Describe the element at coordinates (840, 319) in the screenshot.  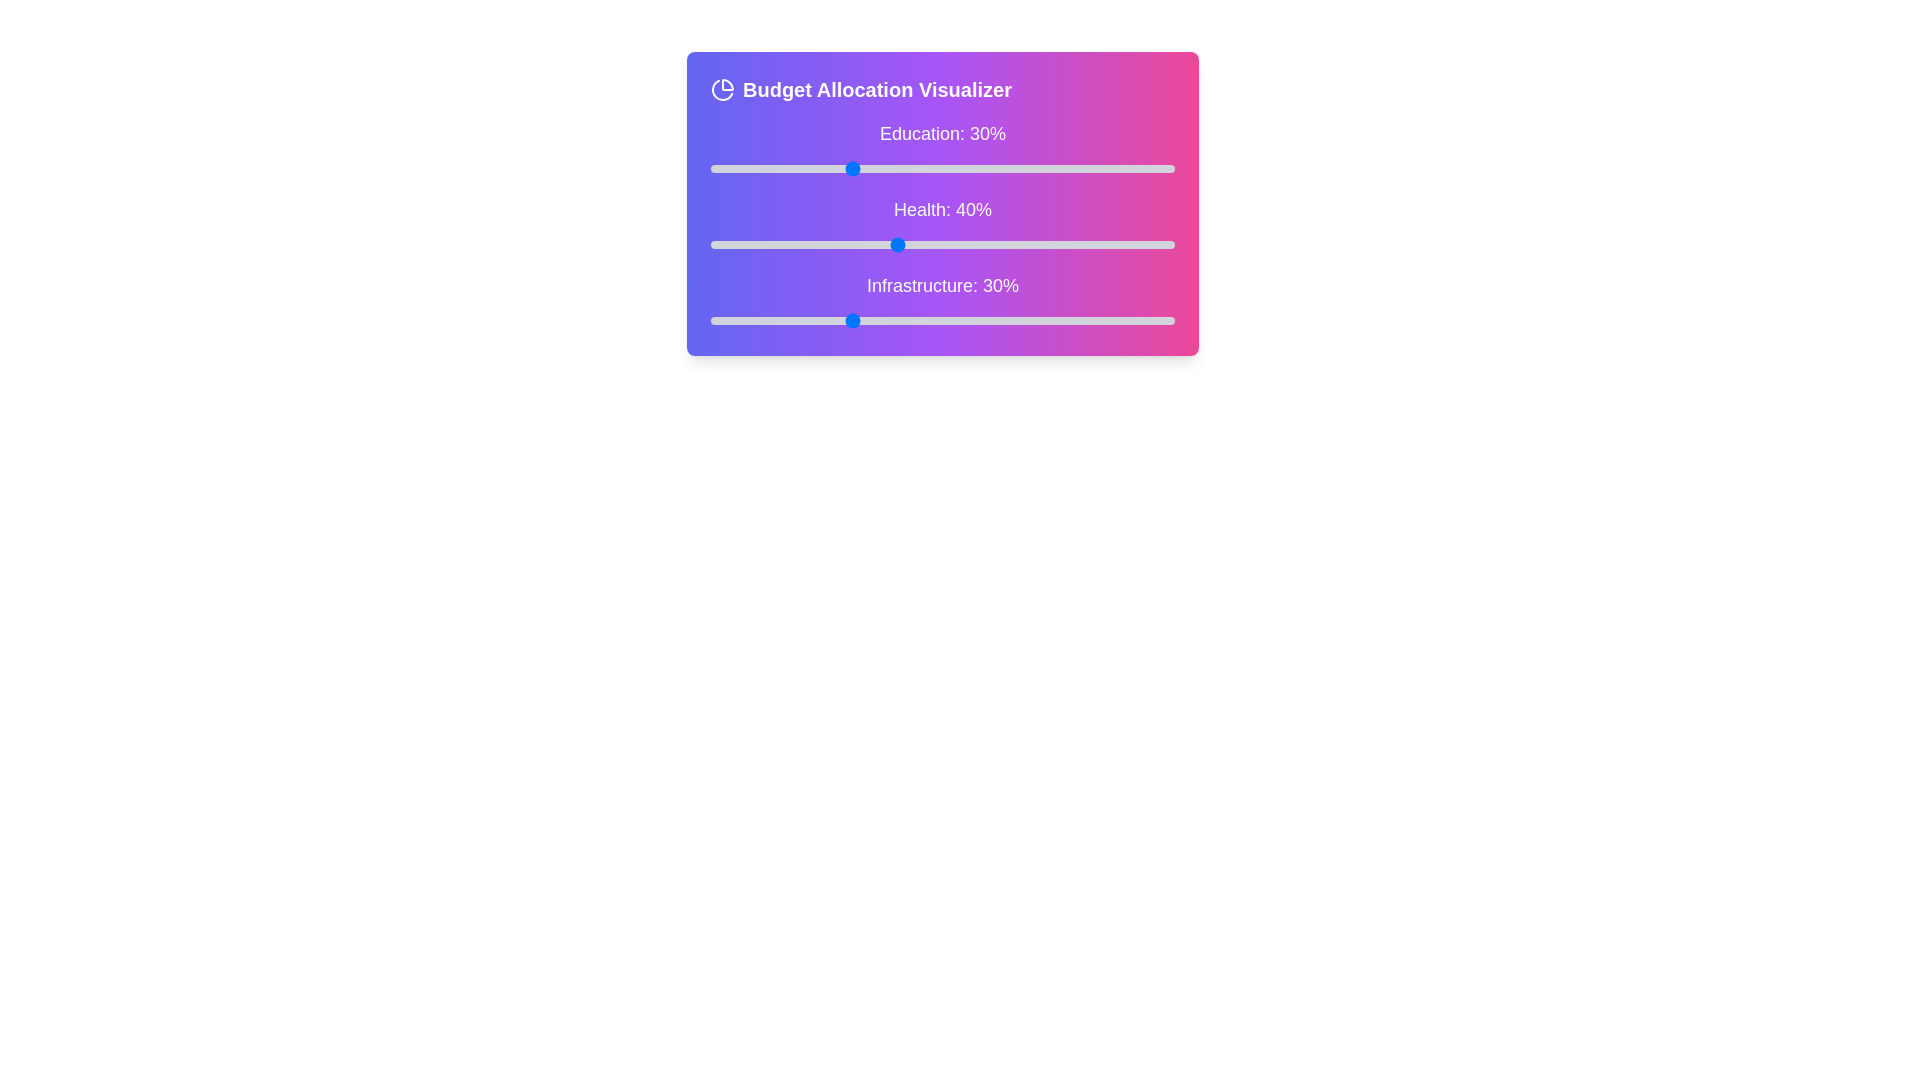
I see `the slider` at that location.